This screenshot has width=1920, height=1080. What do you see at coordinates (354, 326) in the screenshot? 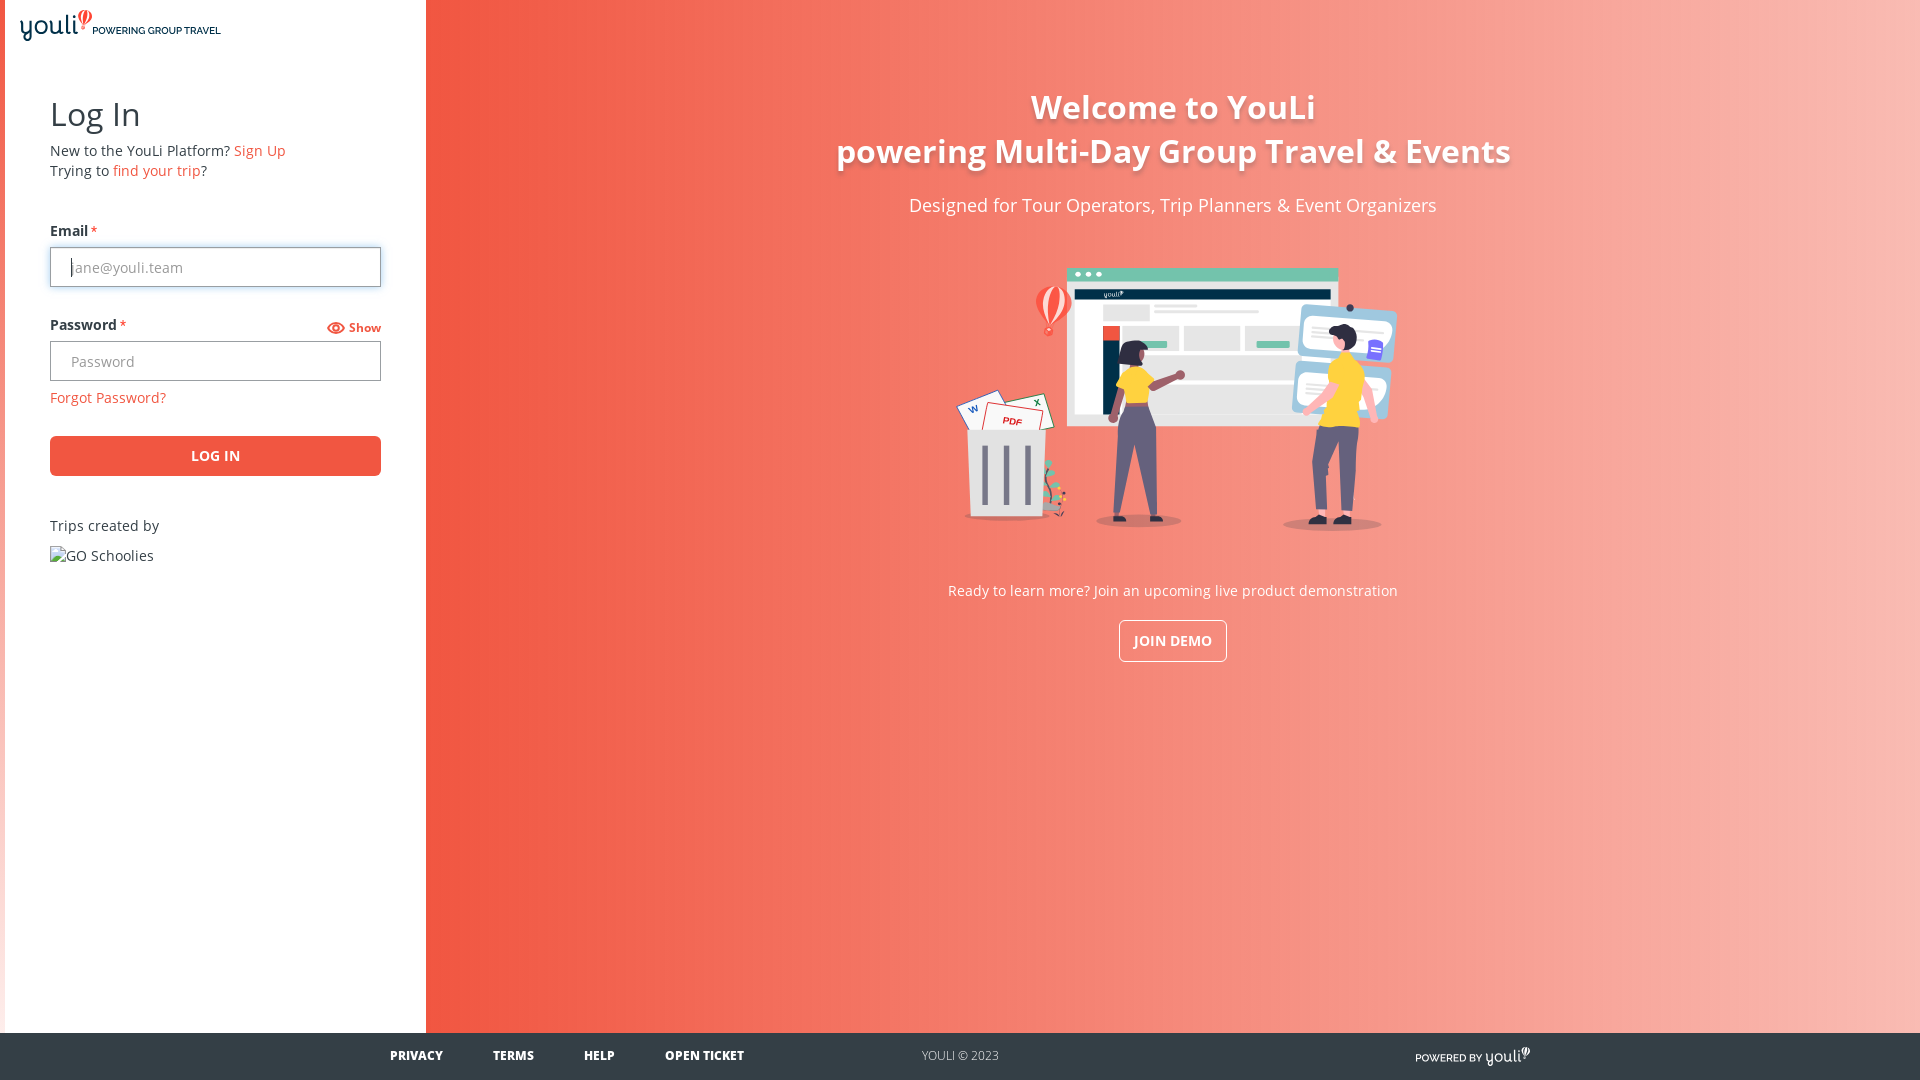
I see `'Show'` at bounding box center [354, 326].